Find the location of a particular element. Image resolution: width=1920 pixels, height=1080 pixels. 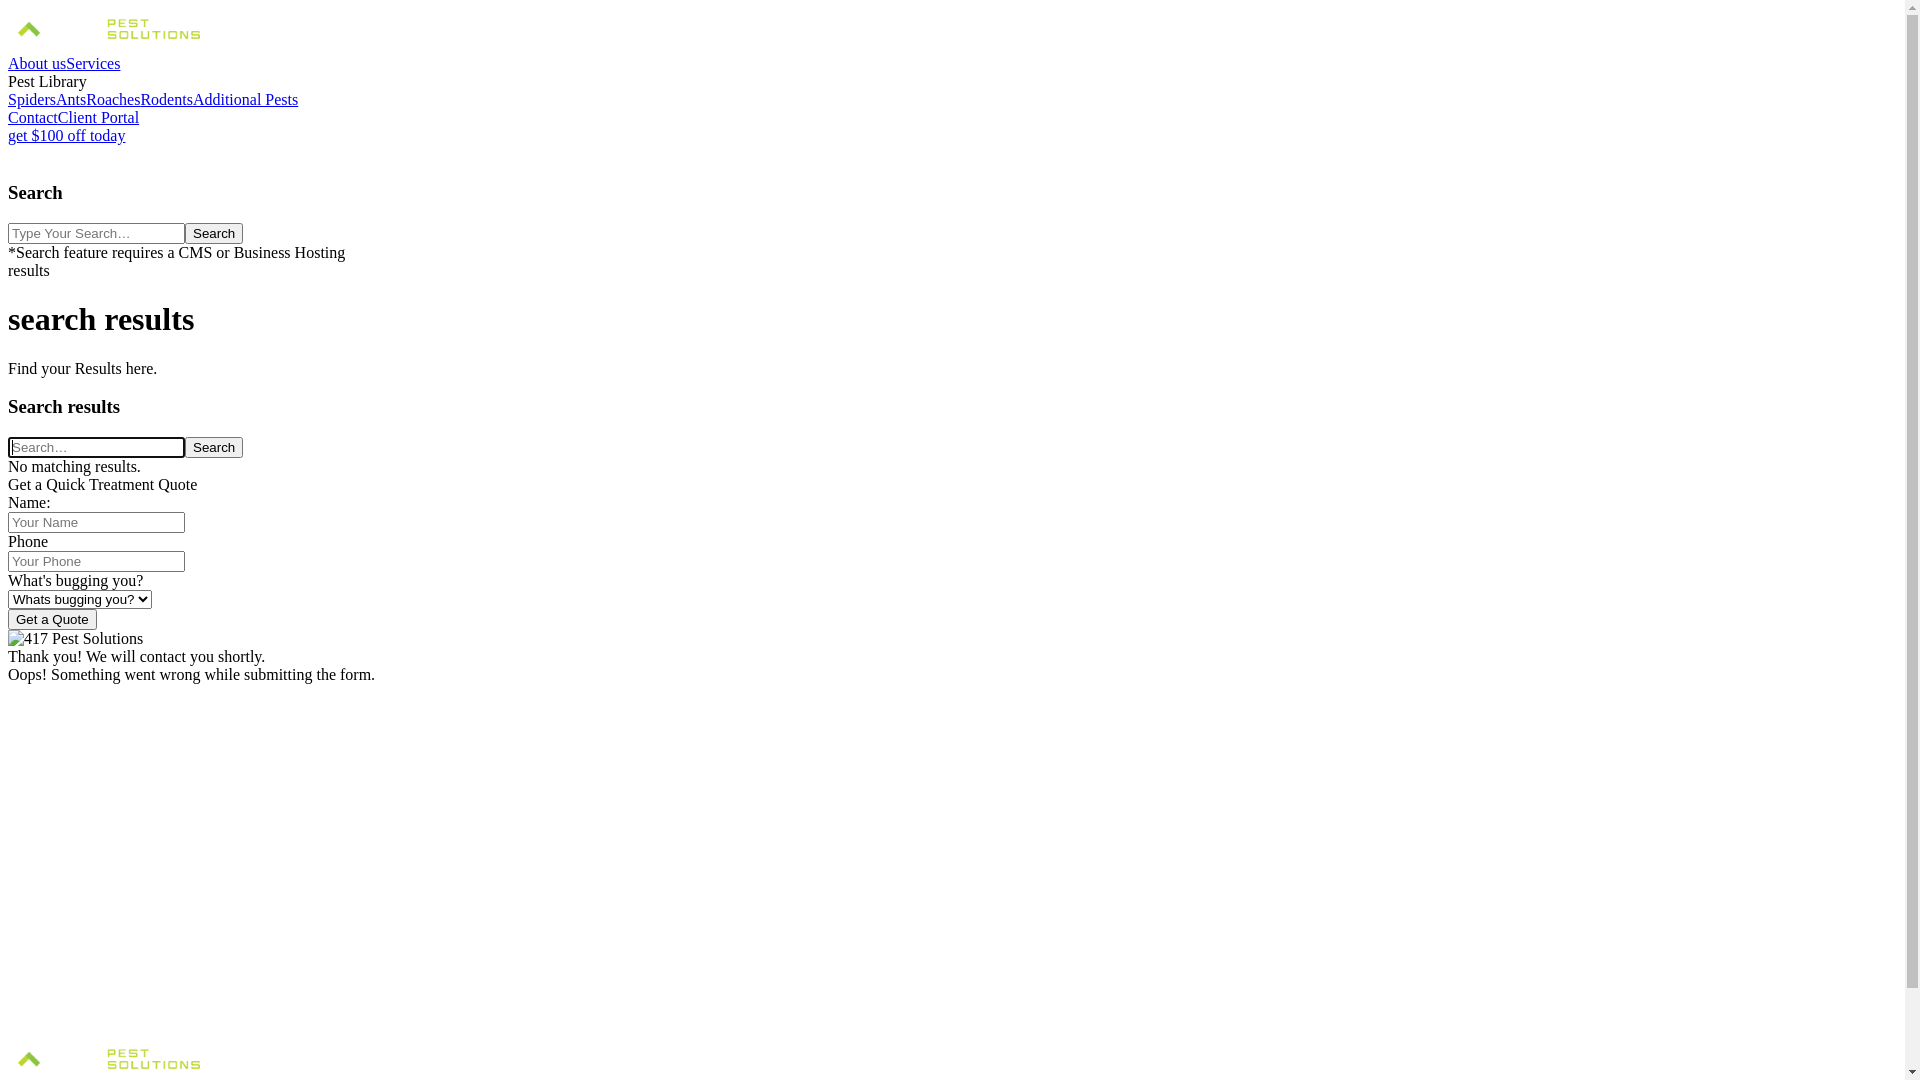

'Services' is located at coordinates (91, 62).